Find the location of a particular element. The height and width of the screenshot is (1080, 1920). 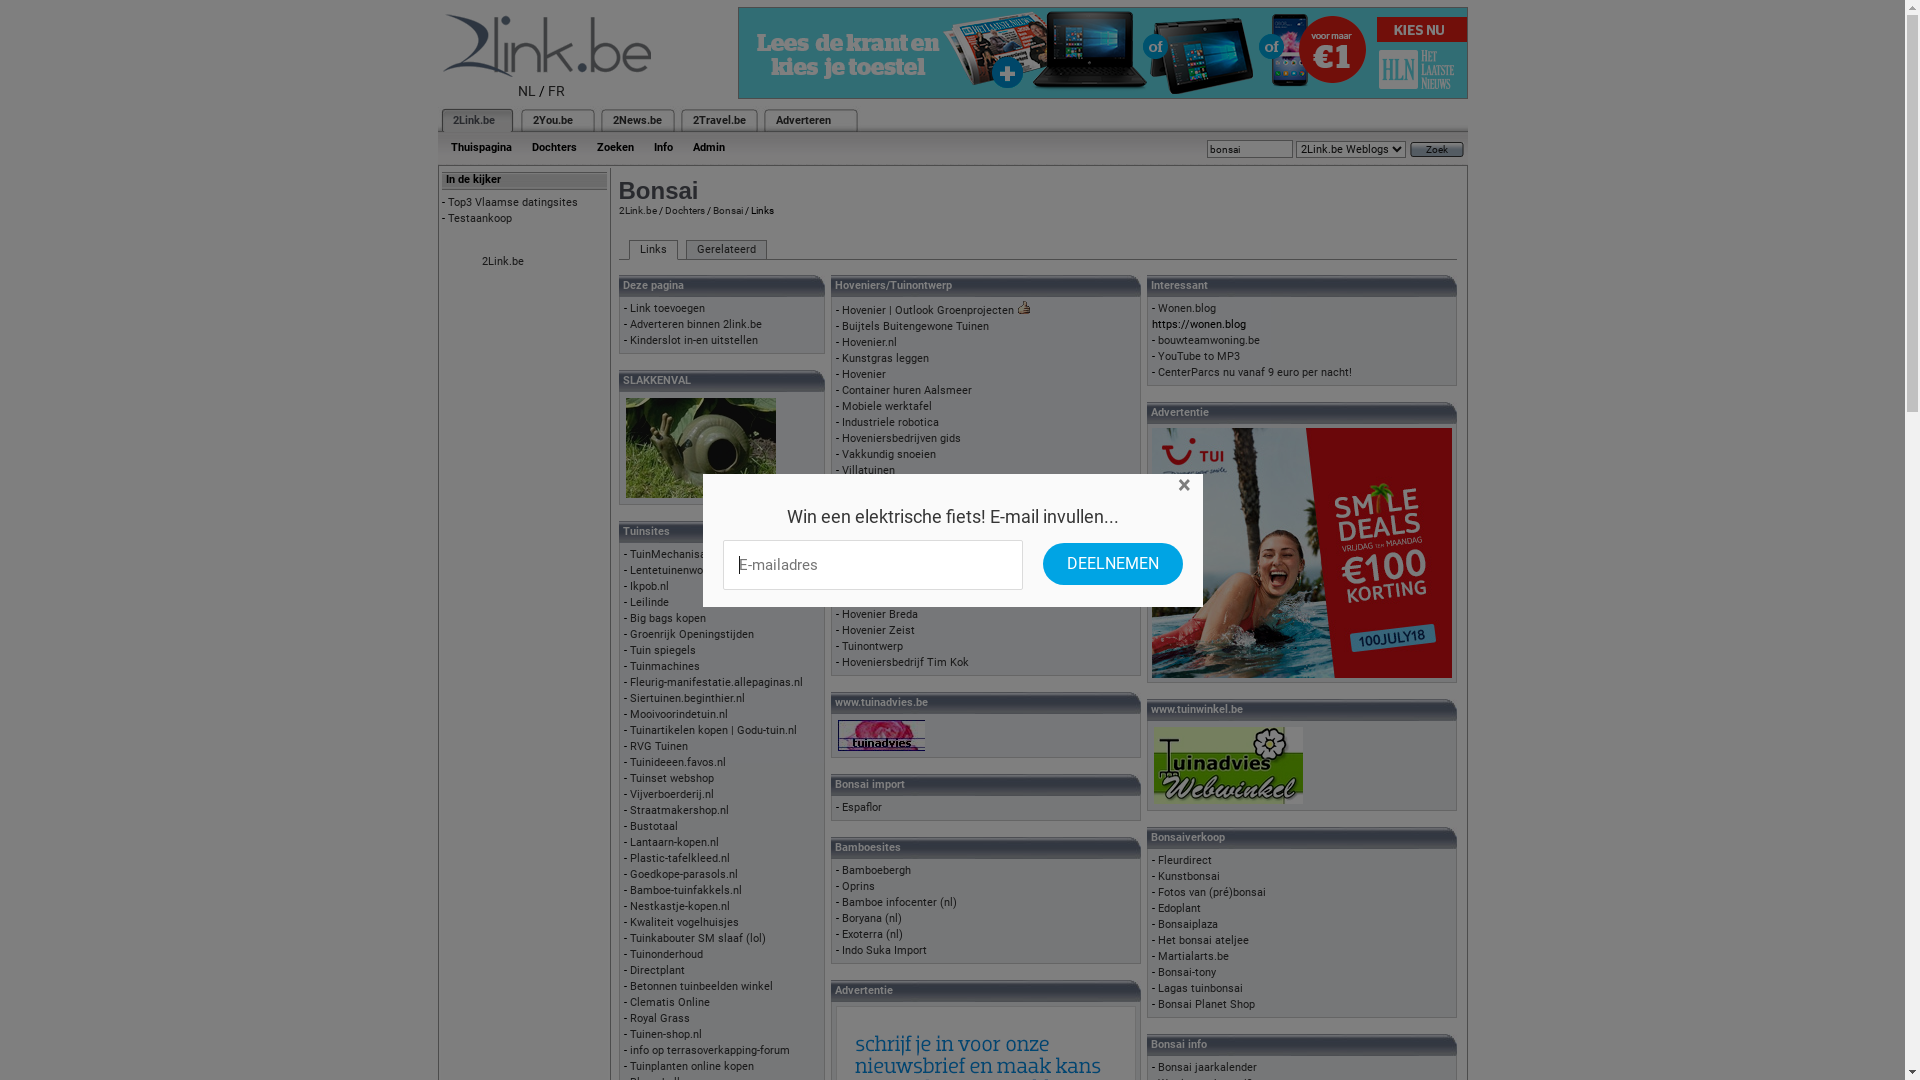

'FR' is located at coordinates (556, 91).